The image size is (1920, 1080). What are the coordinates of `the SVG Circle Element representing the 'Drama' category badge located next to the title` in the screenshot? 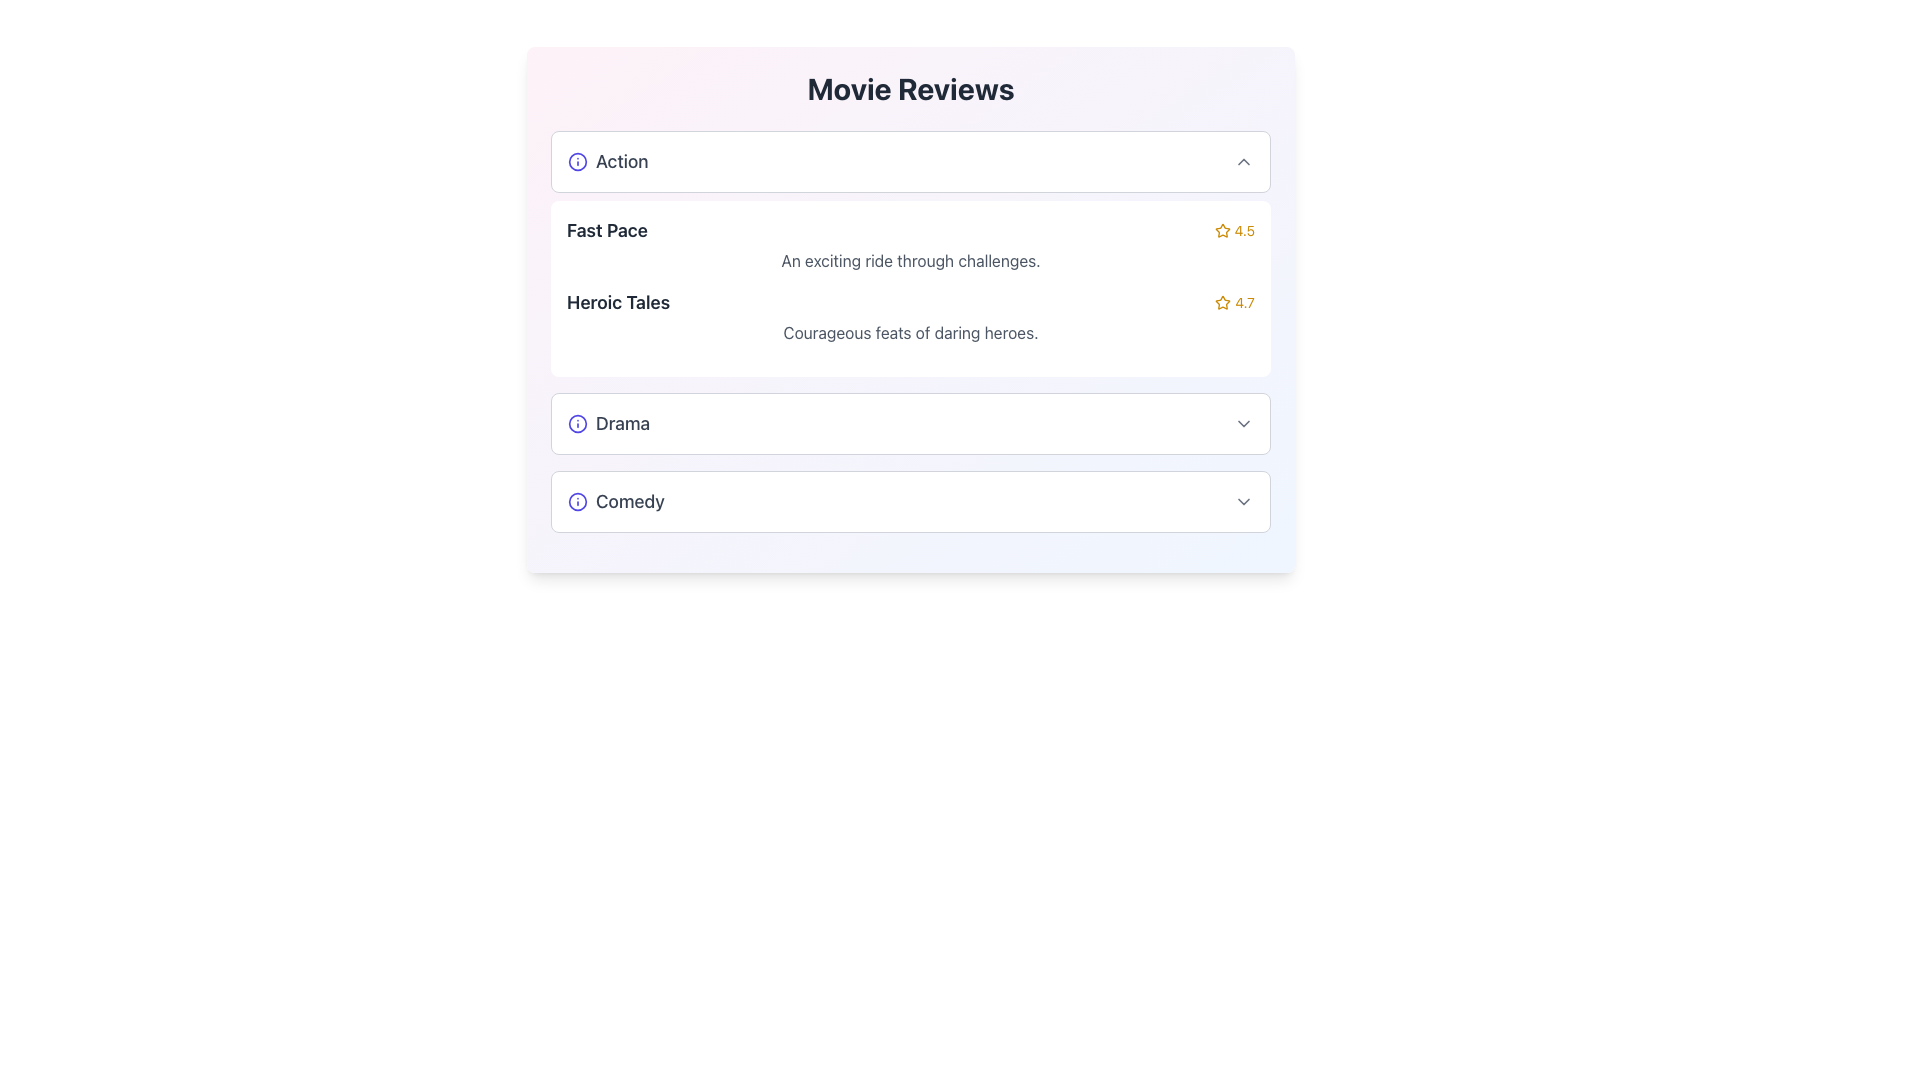 It's located at (576, 423).